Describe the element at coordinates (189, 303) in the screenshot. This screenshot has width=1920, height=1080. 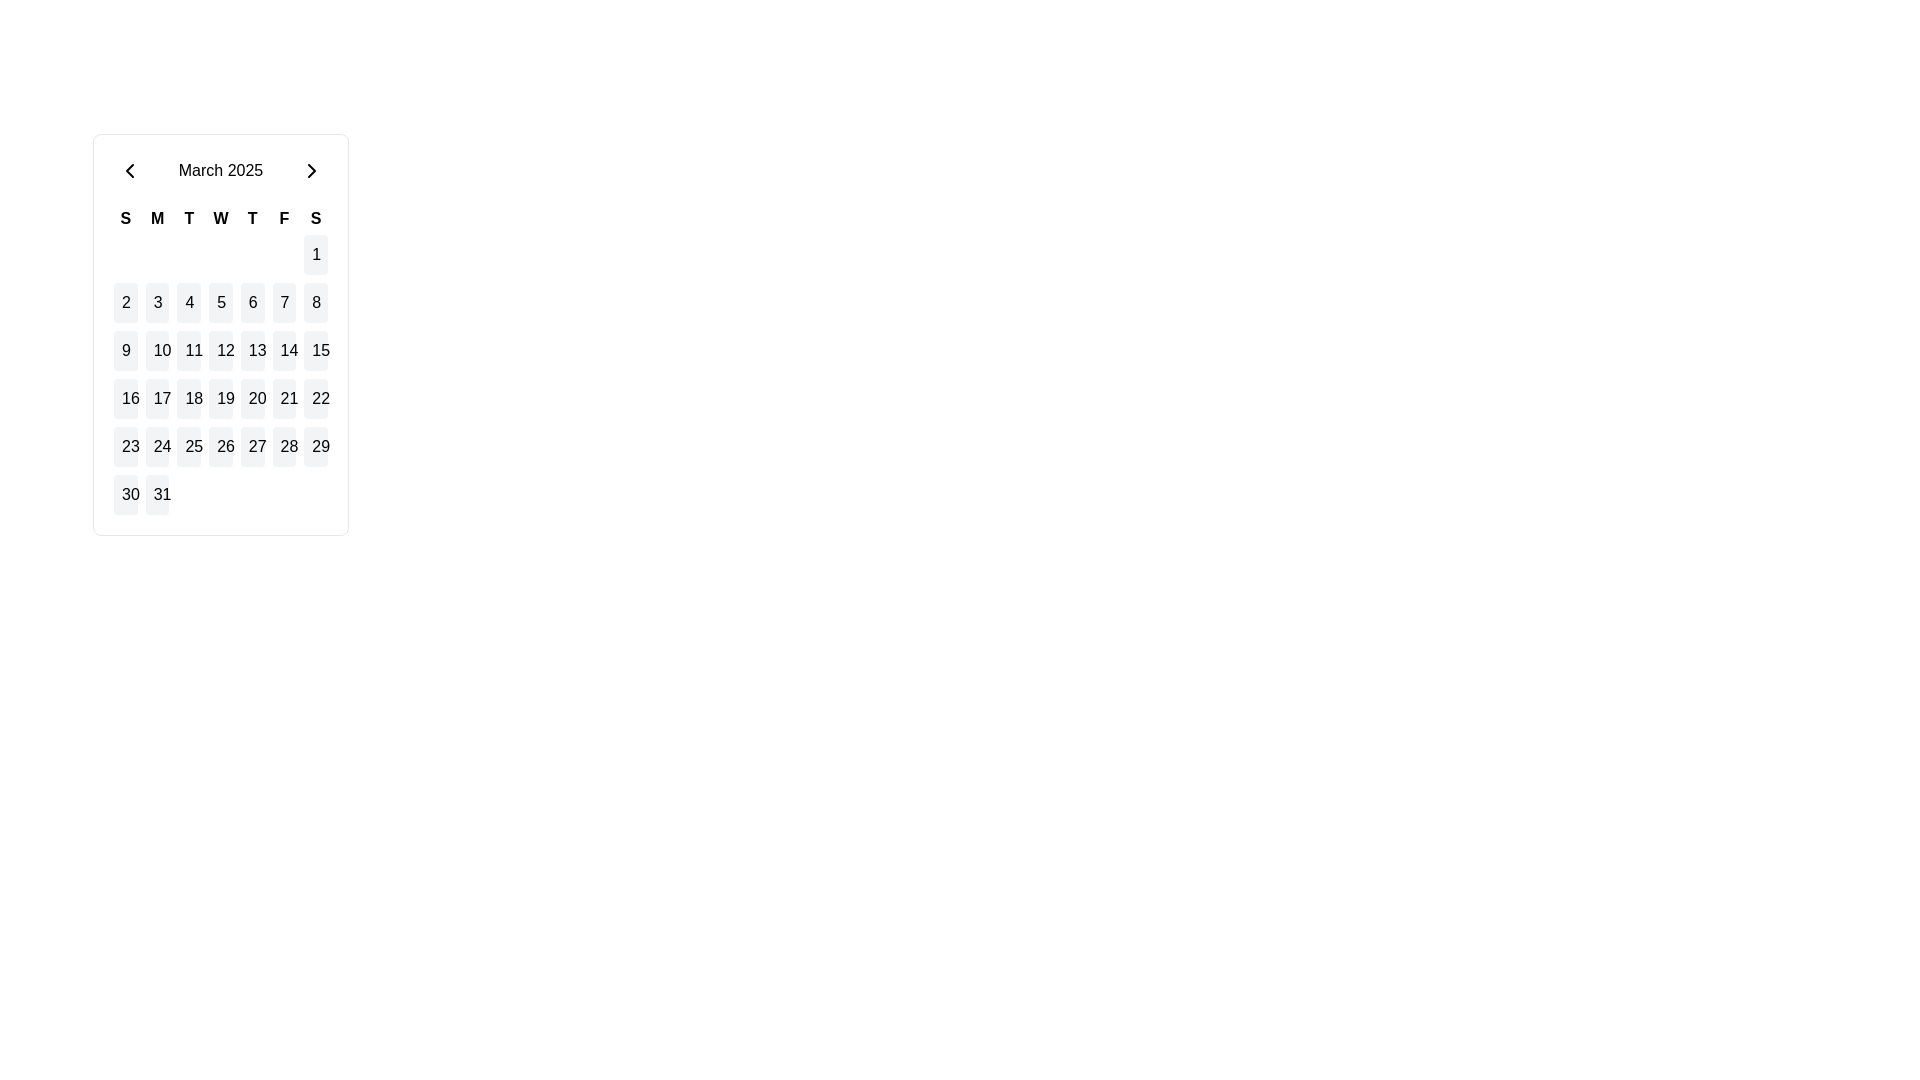
I see `the button representing the date March 4, 2025, in the calendar interface` at that location.